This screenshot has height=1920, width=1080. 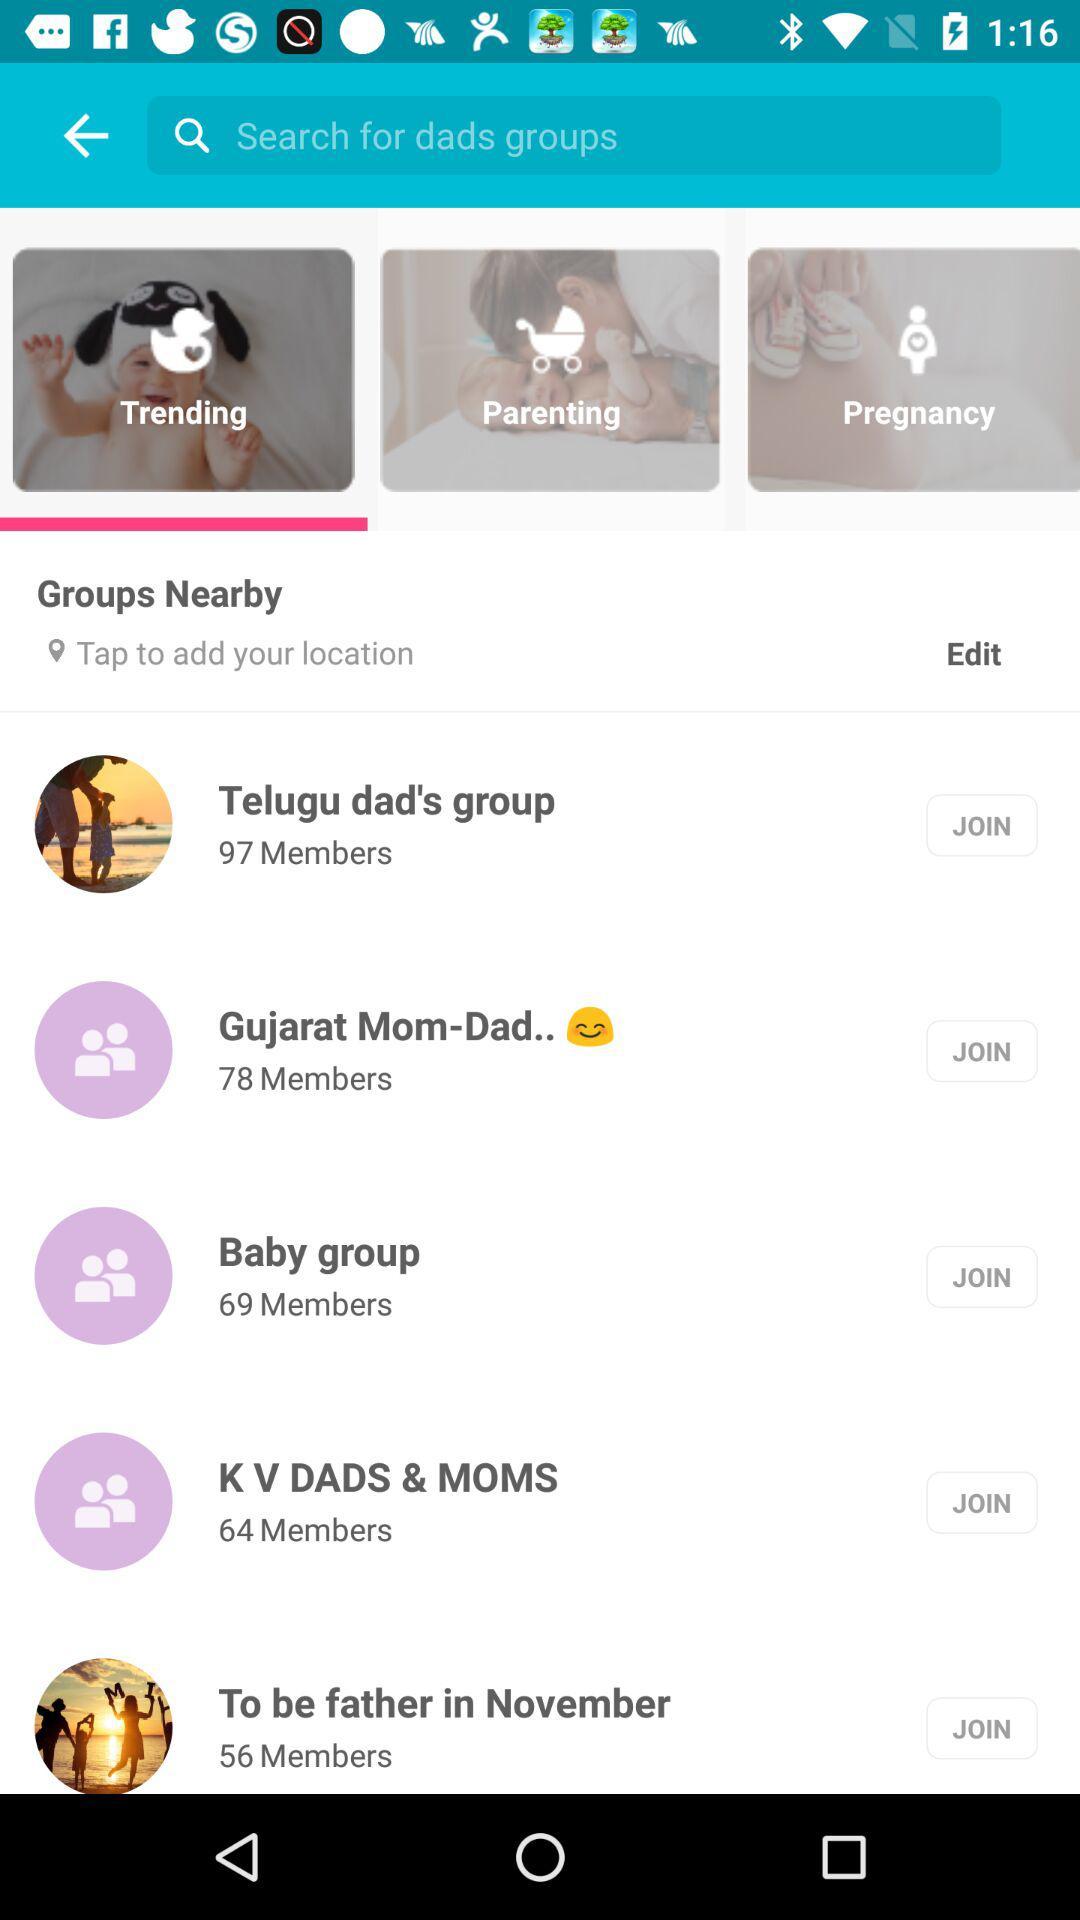 I want to click on icon above k v dads item, so click(x=235, y=1303).